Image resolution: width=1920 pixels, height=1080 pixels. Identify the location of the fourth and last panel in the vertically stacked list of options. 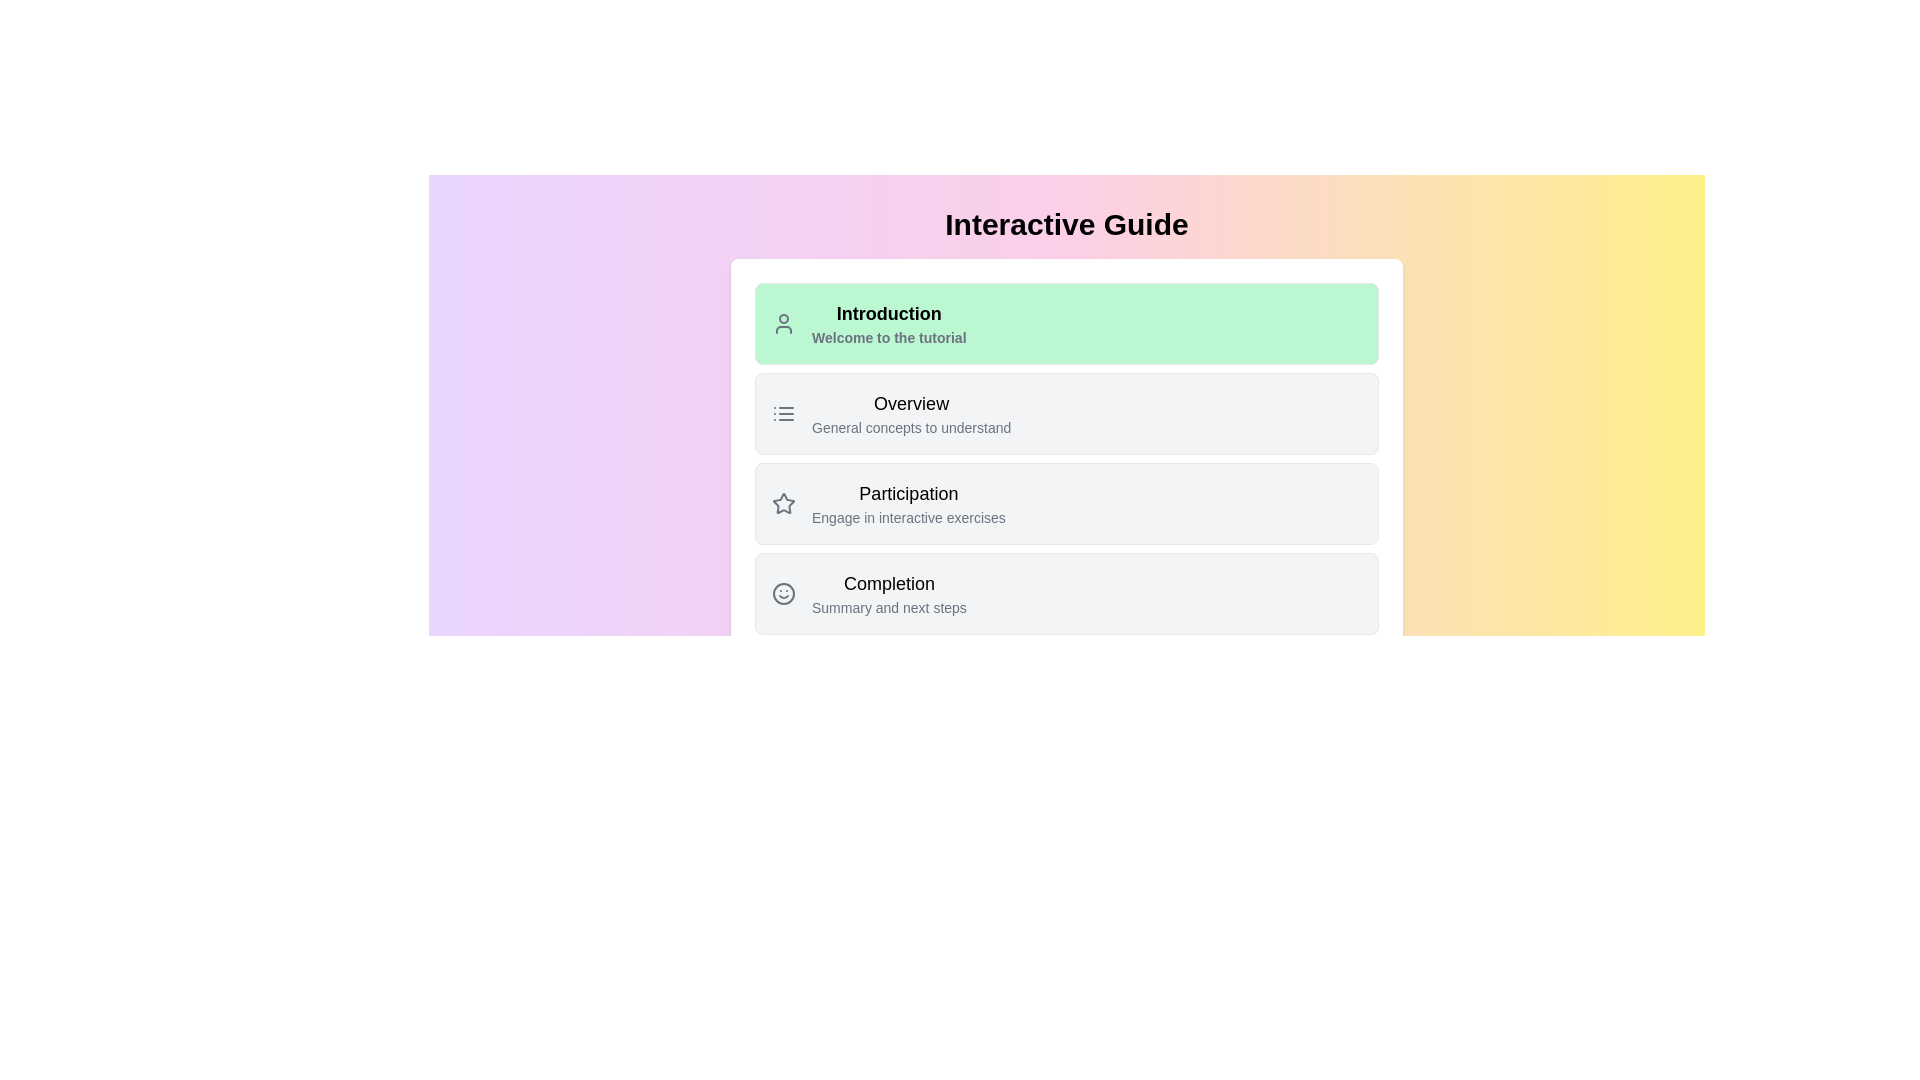
(1065, 593).